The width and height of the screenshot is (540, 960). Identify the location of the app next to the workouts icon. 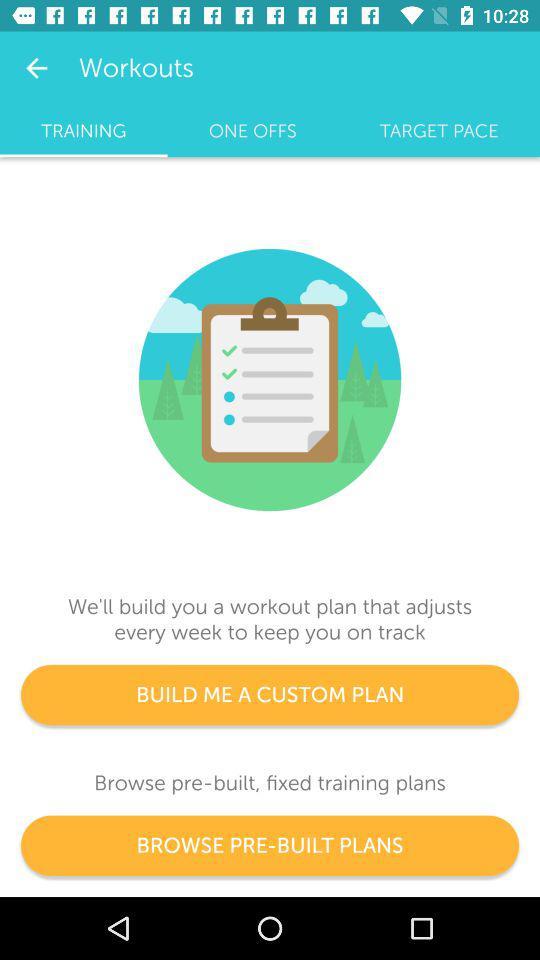
(36, 68).